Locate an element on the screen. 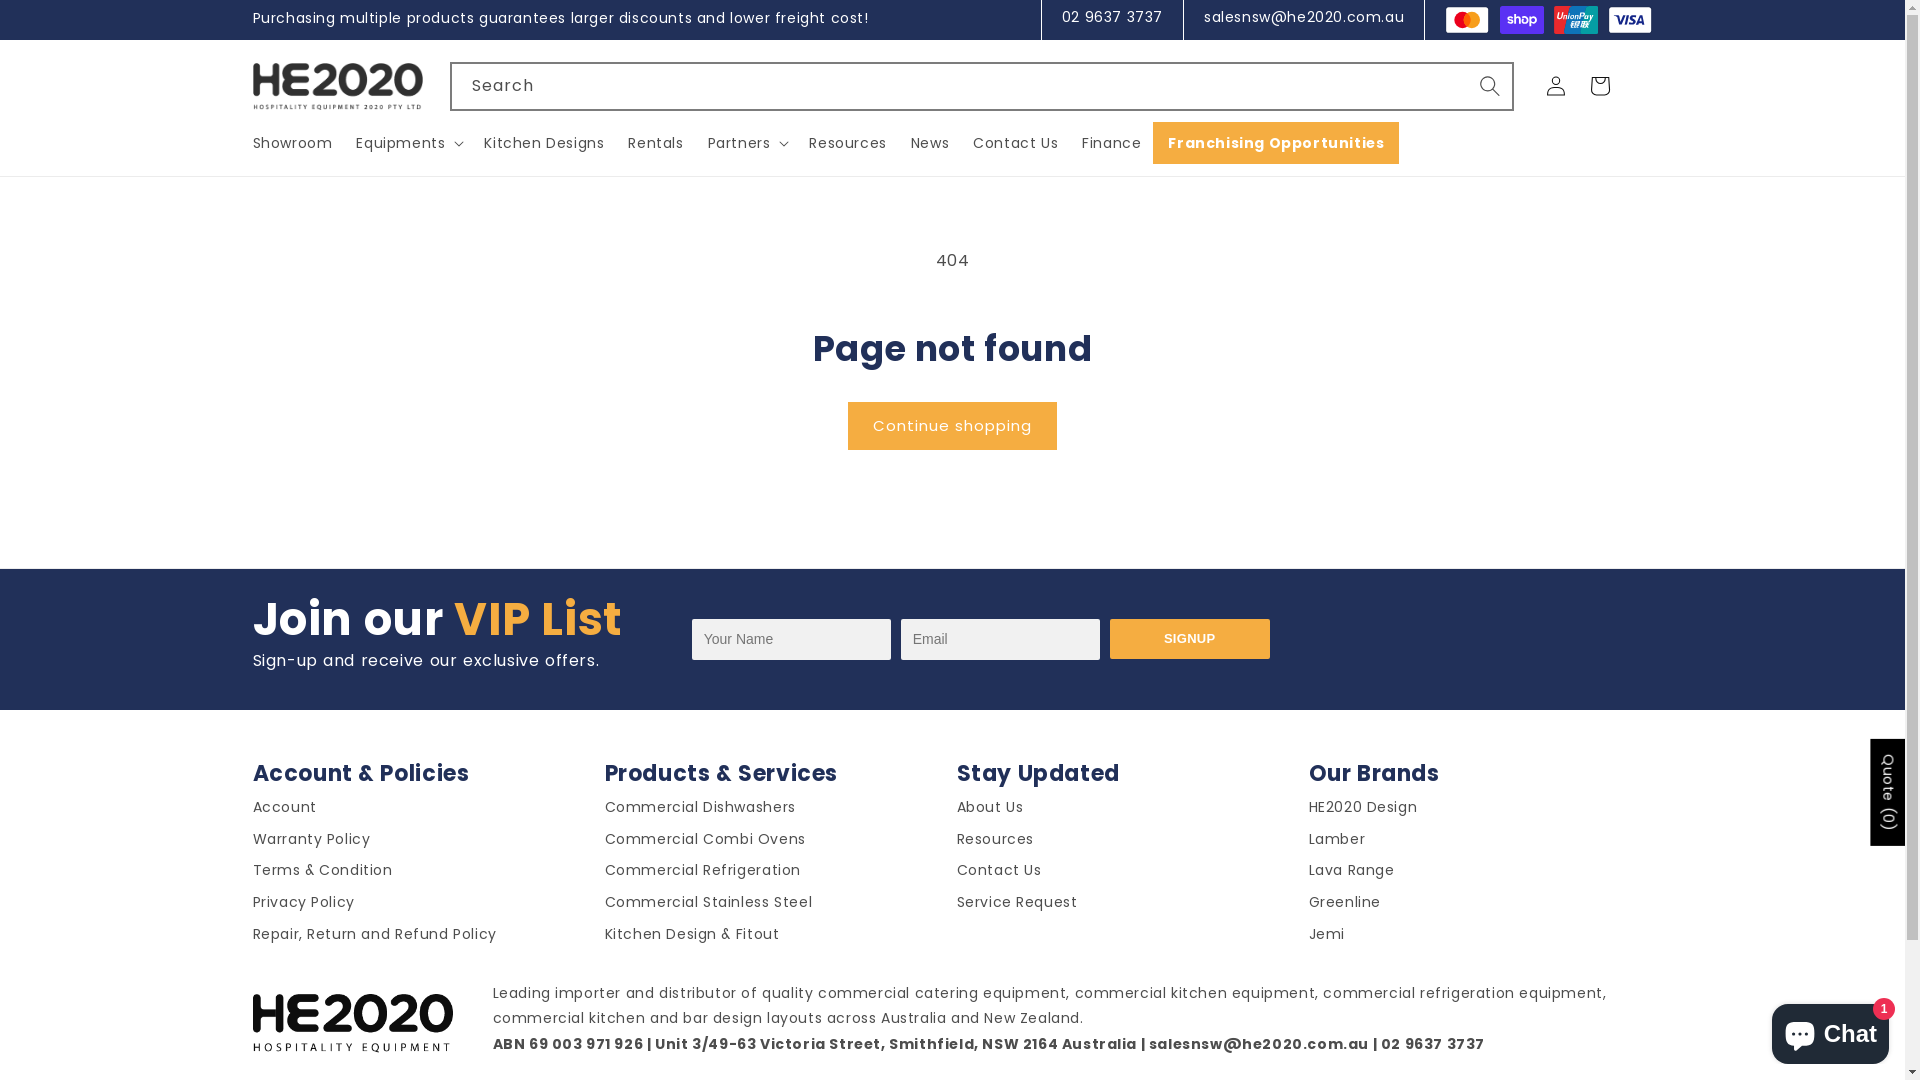 Image resolution: width=1920 pixels, height=1080 pixels. 'Franchising Opportunities' is located at coordinates (1275, 141).